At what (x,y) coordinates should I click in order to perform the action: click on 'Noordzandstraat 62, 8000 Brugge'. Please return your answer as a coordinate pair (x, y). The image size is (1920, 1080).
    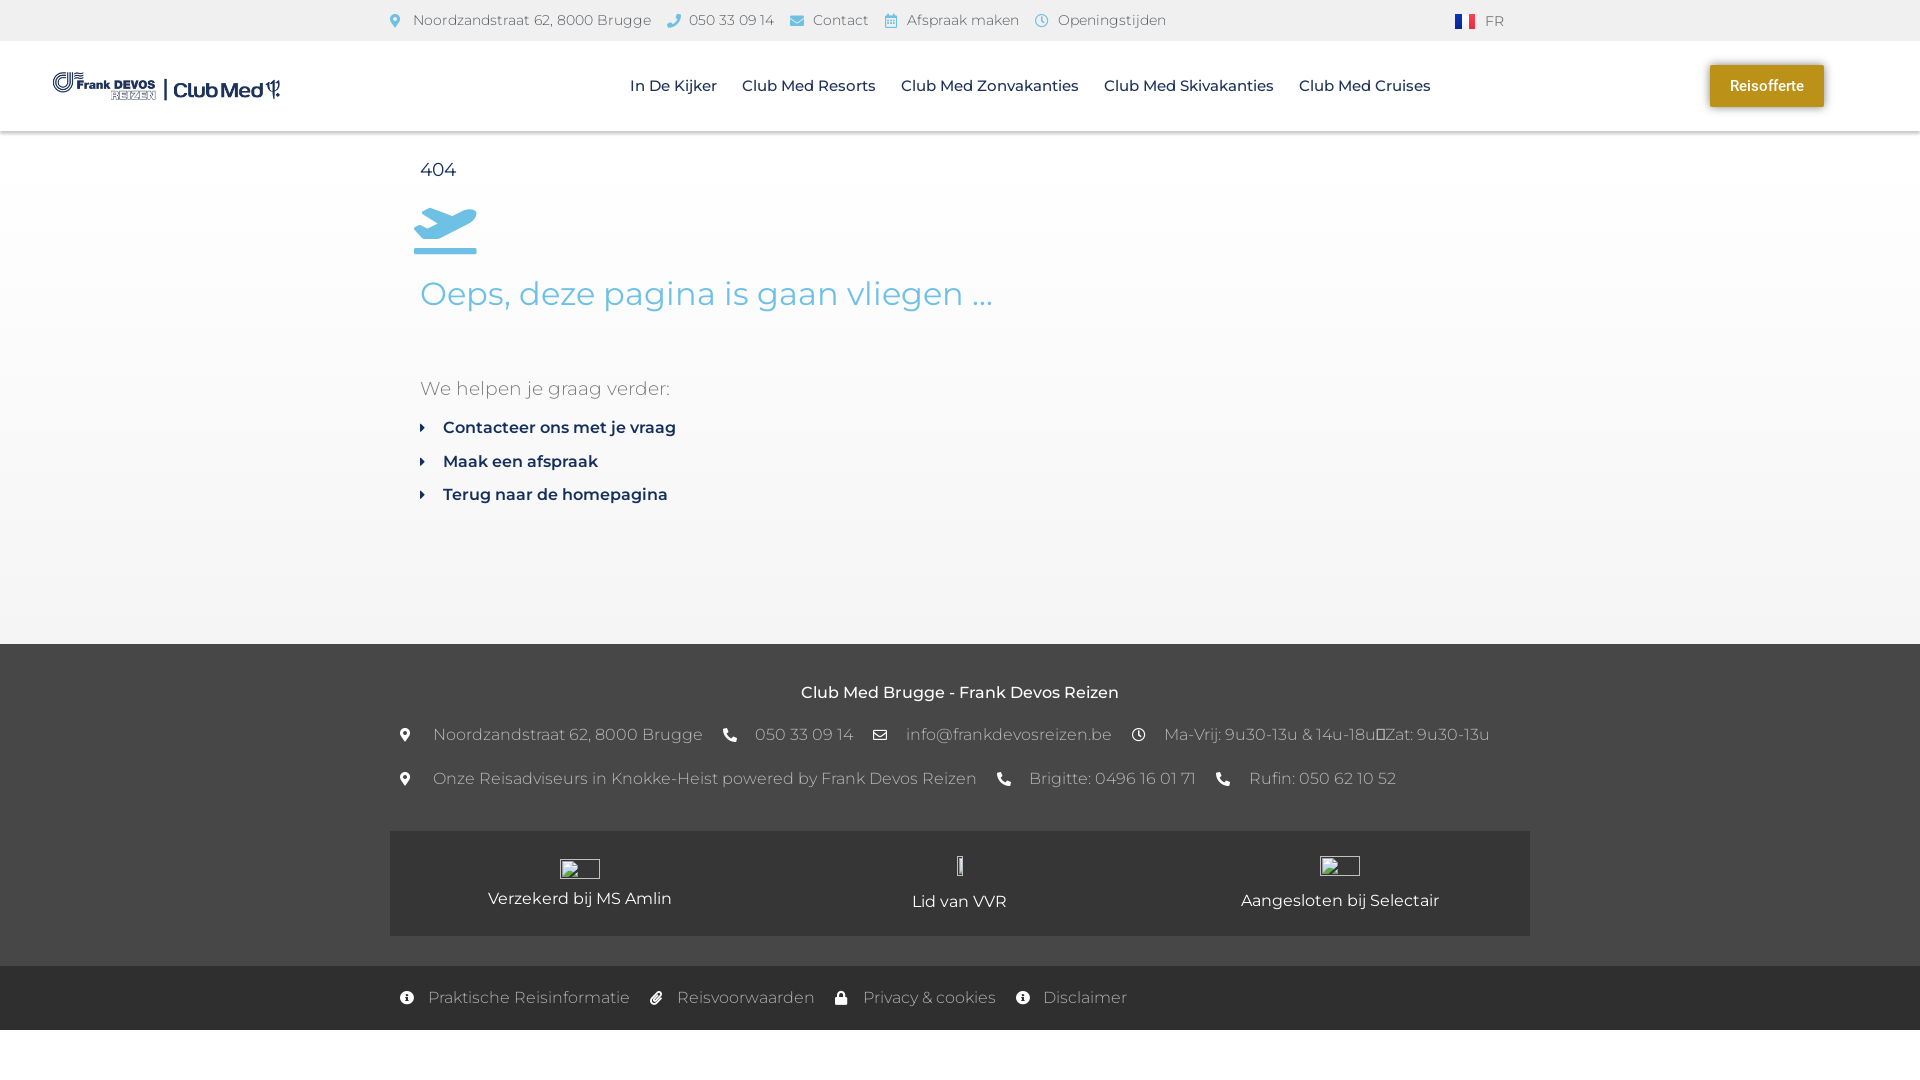
    Looking at the image, I should click on (520, 20).